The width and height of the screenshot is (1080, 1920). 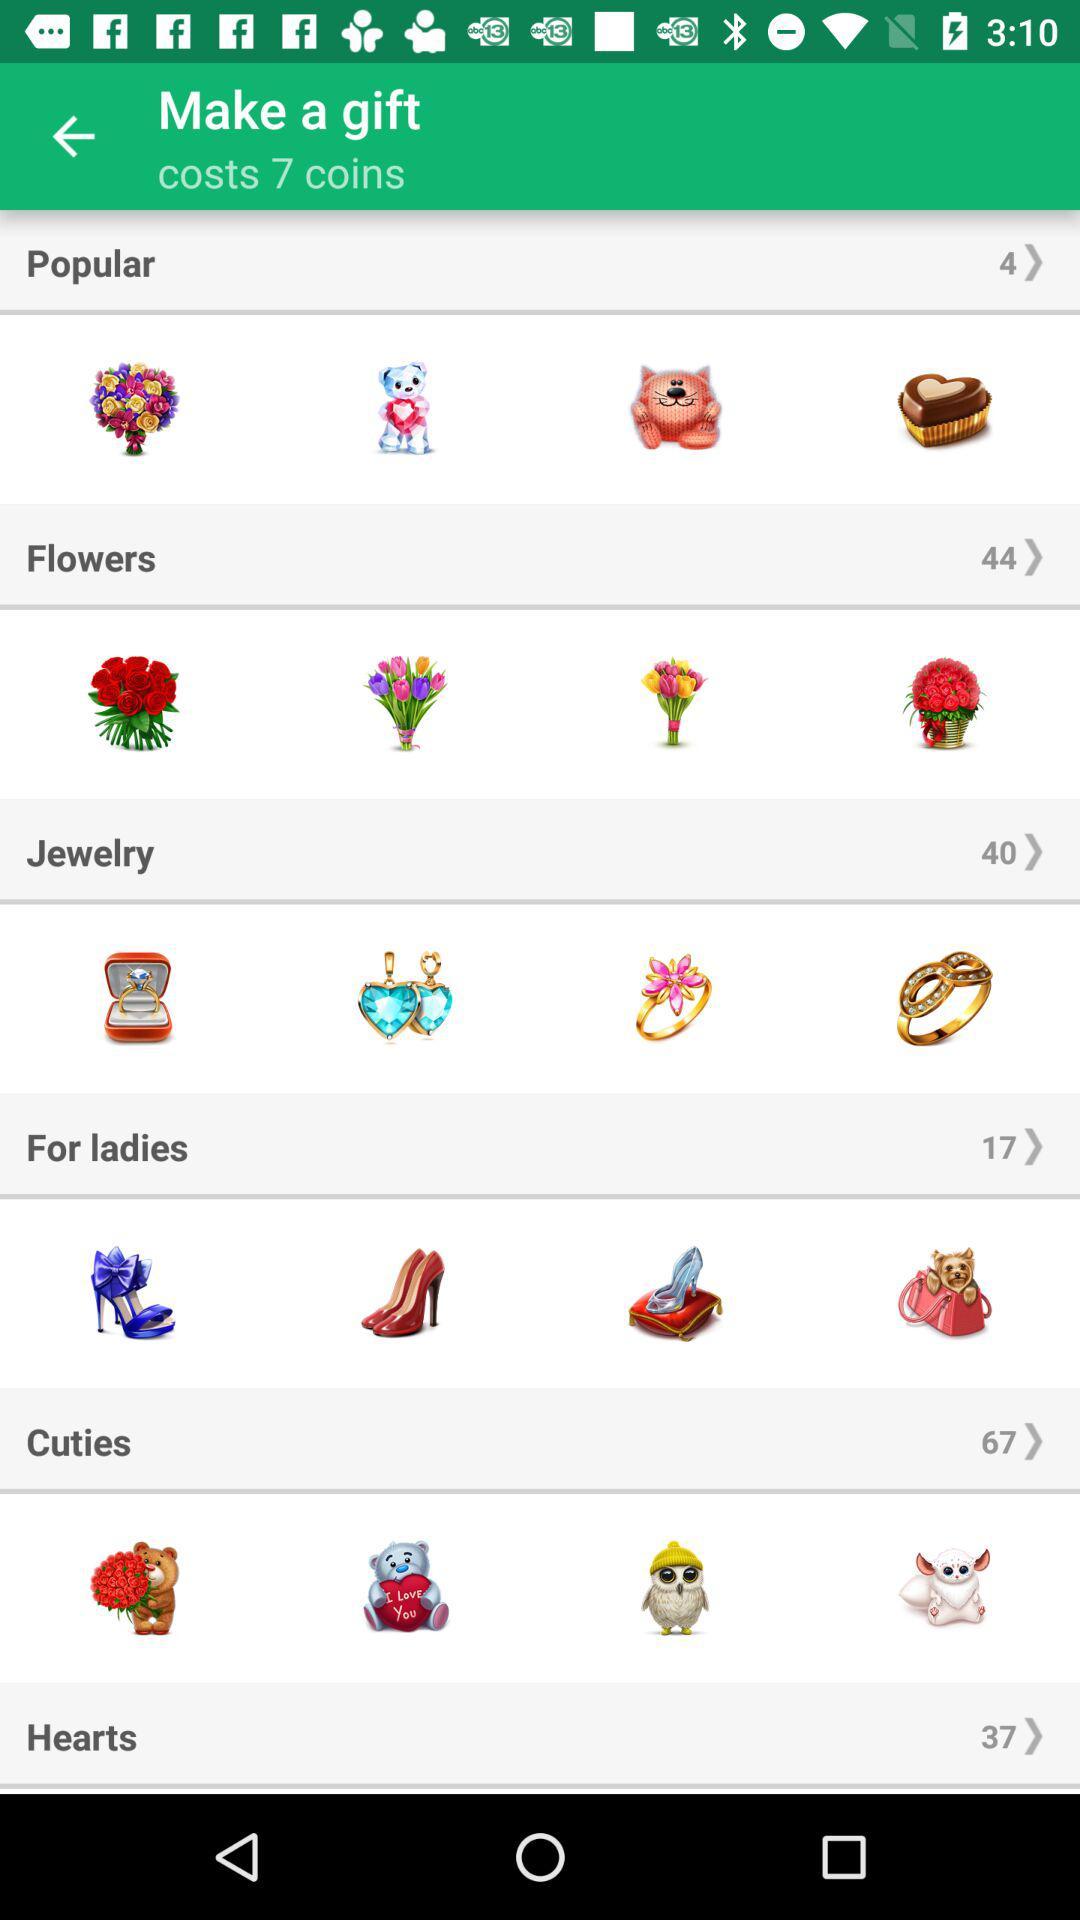 What do you see at coordinates (675, 1587) in the screenshot?
I see `share the article` at bounding box center [675, 1587].